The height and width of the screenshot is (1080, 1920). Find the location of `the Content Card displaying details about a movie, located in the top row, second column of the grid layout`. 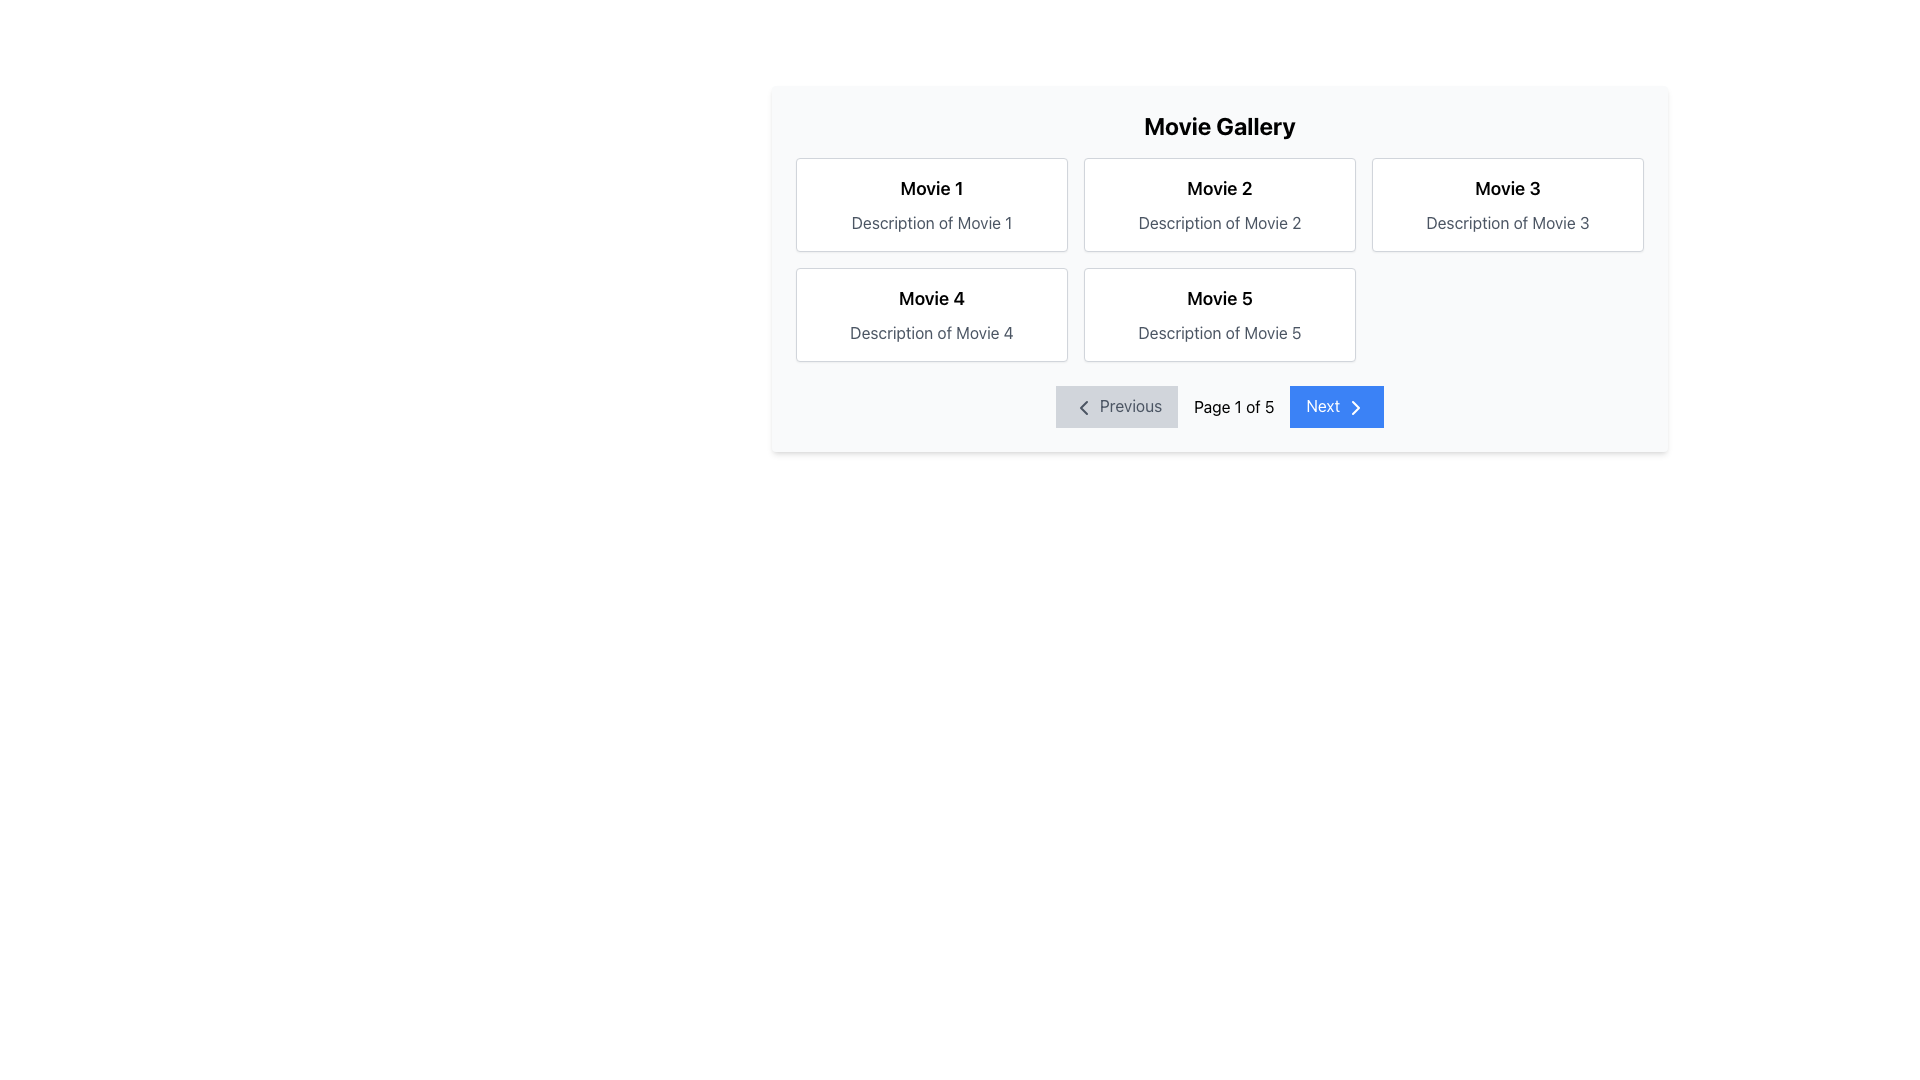

the Content Card displaying details about a movie, located in the top row, second column of the grid layout is located at coordinates (1218, 204).